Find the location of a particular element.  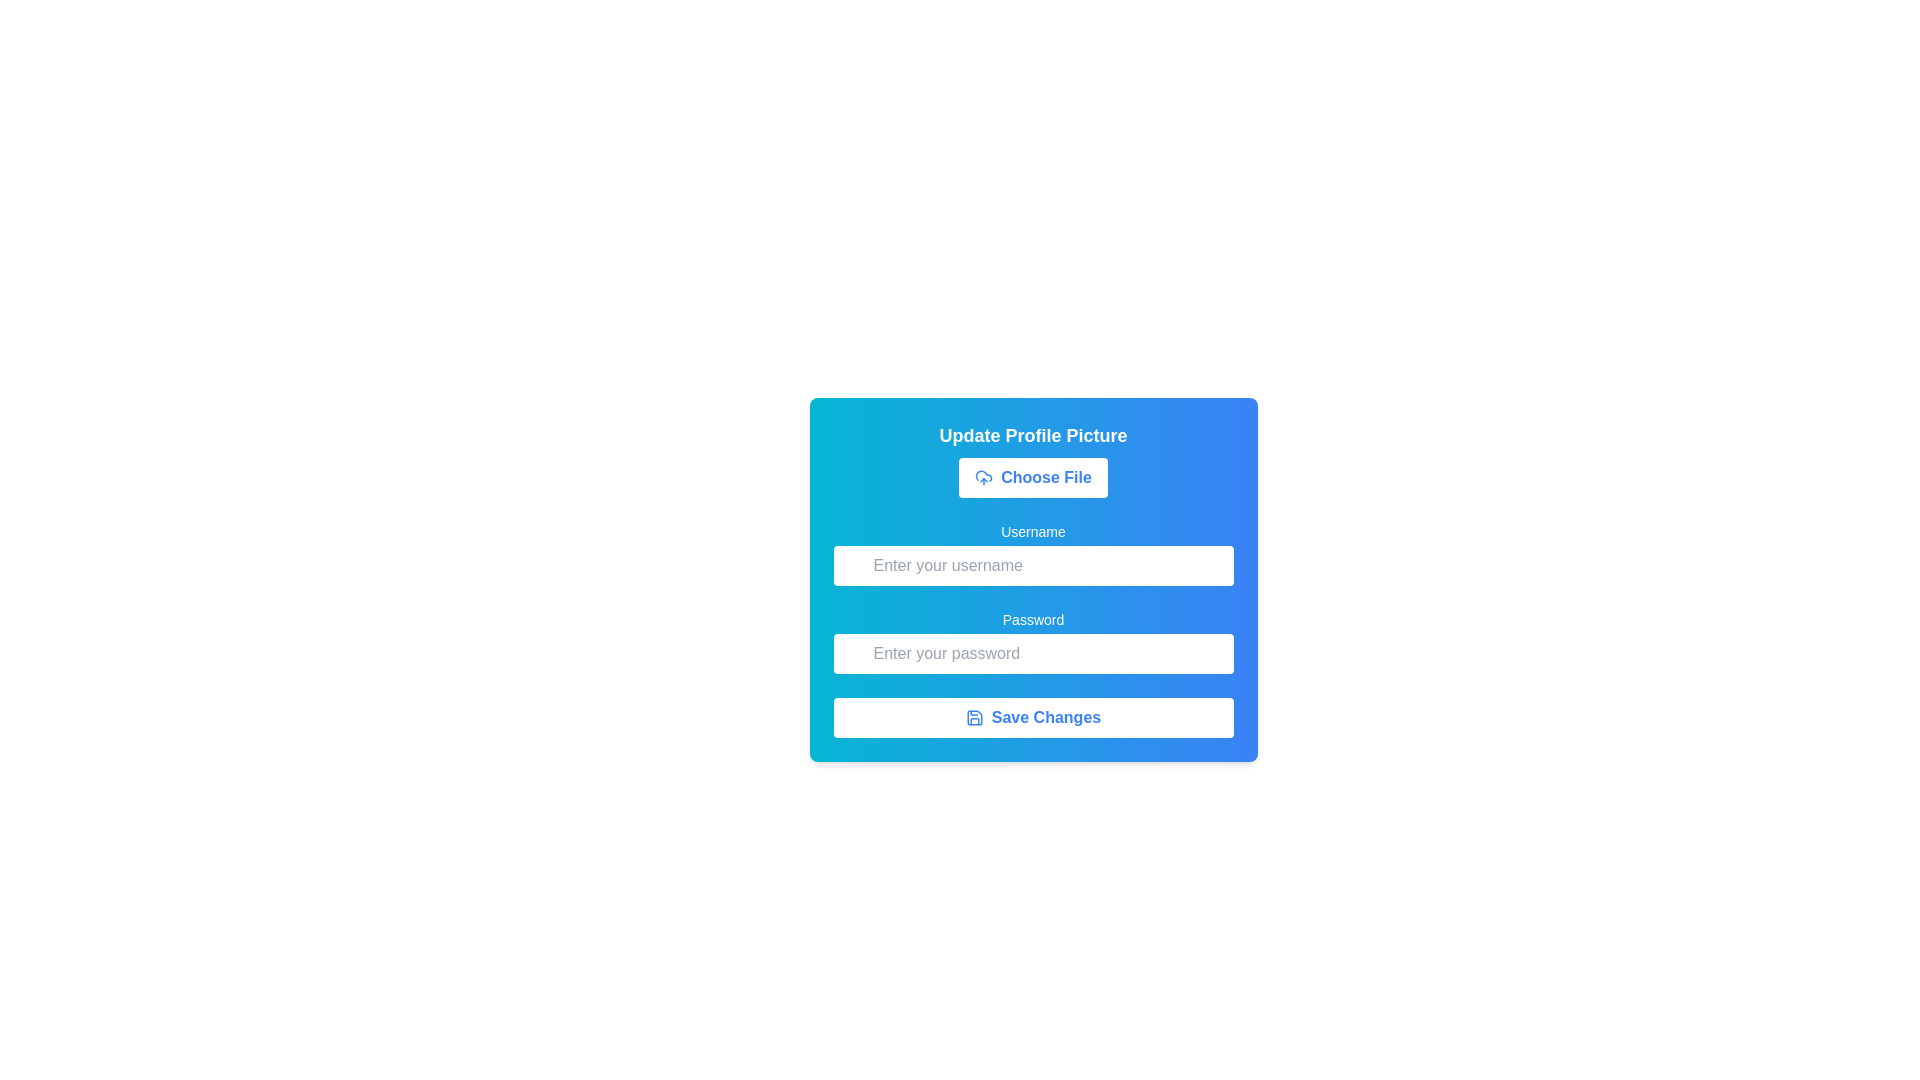

the 'Choose File' button, which is visually represented by an icon (SVG graphic) located at its left edge is located at coordinates (984, 478).